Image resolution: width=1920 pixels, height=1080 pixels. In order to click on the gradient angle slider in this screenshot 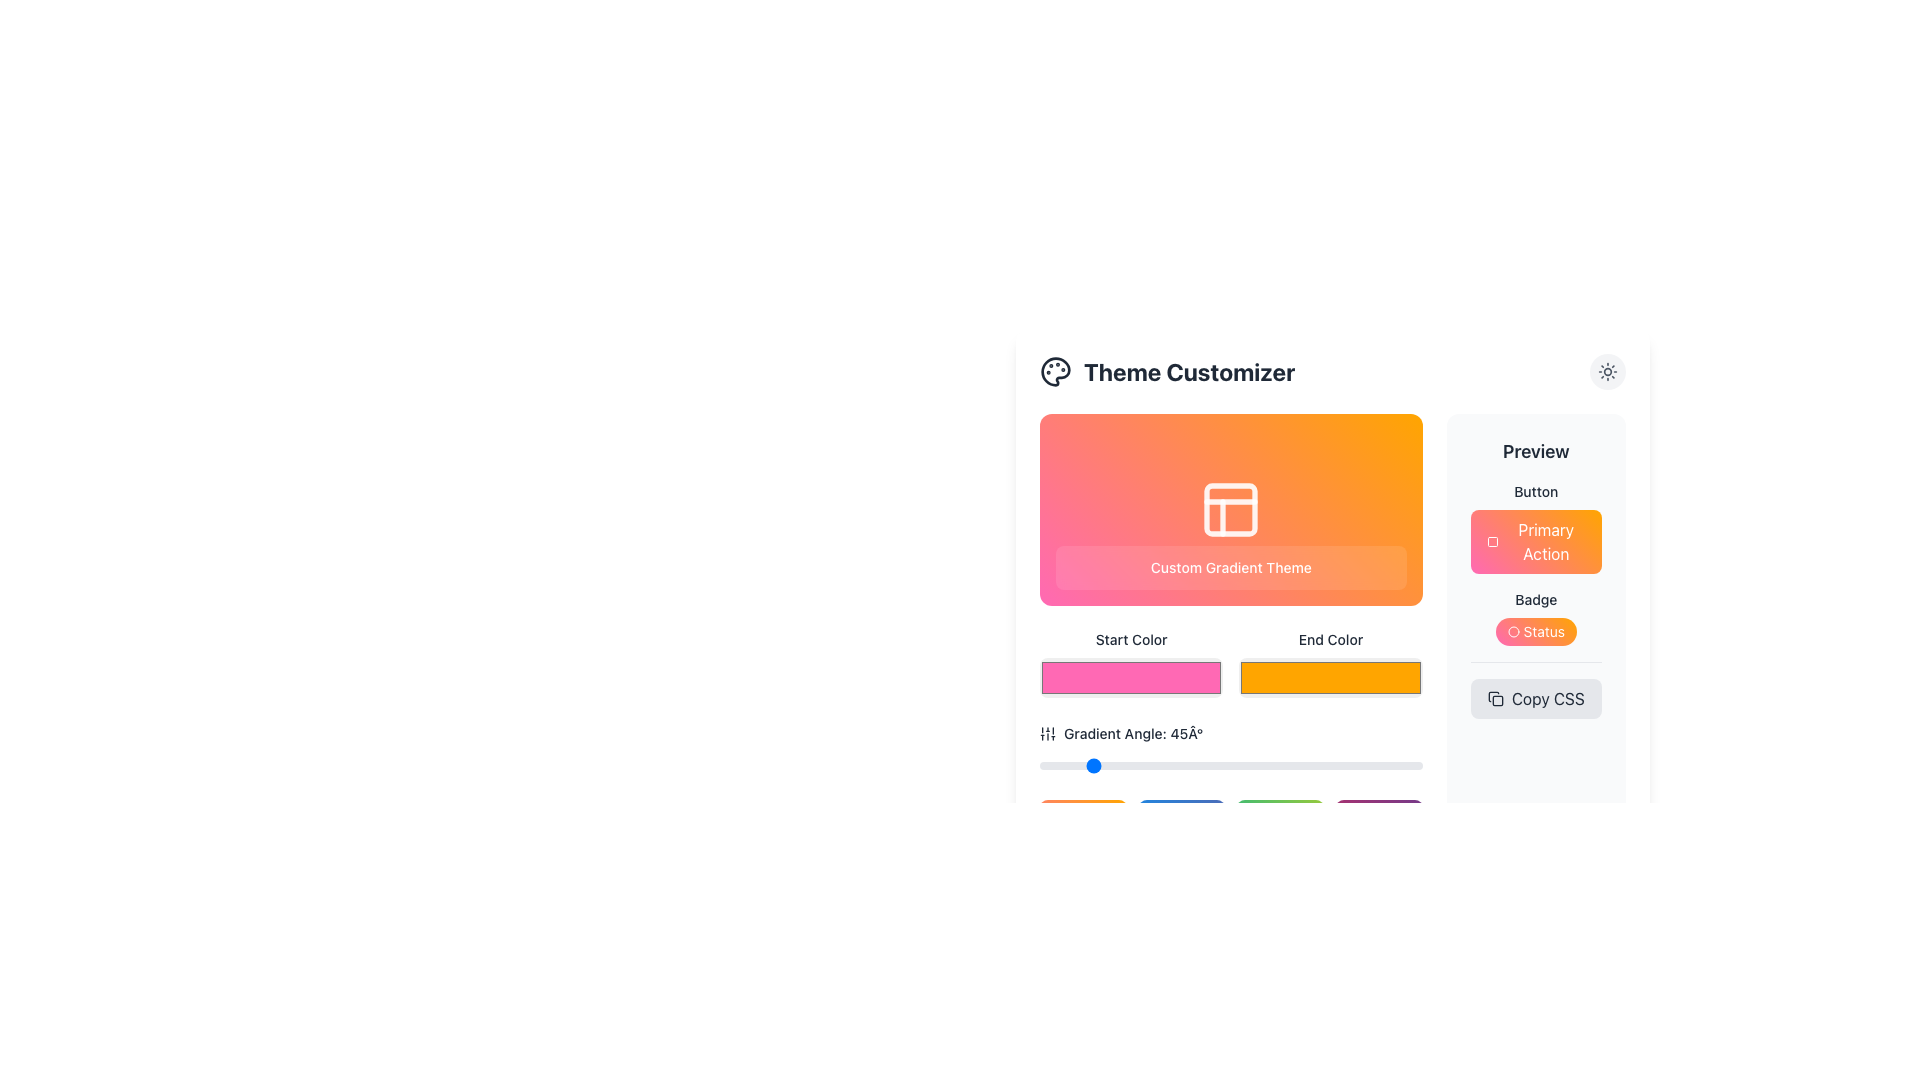, I will do `click(1145, 765)`.